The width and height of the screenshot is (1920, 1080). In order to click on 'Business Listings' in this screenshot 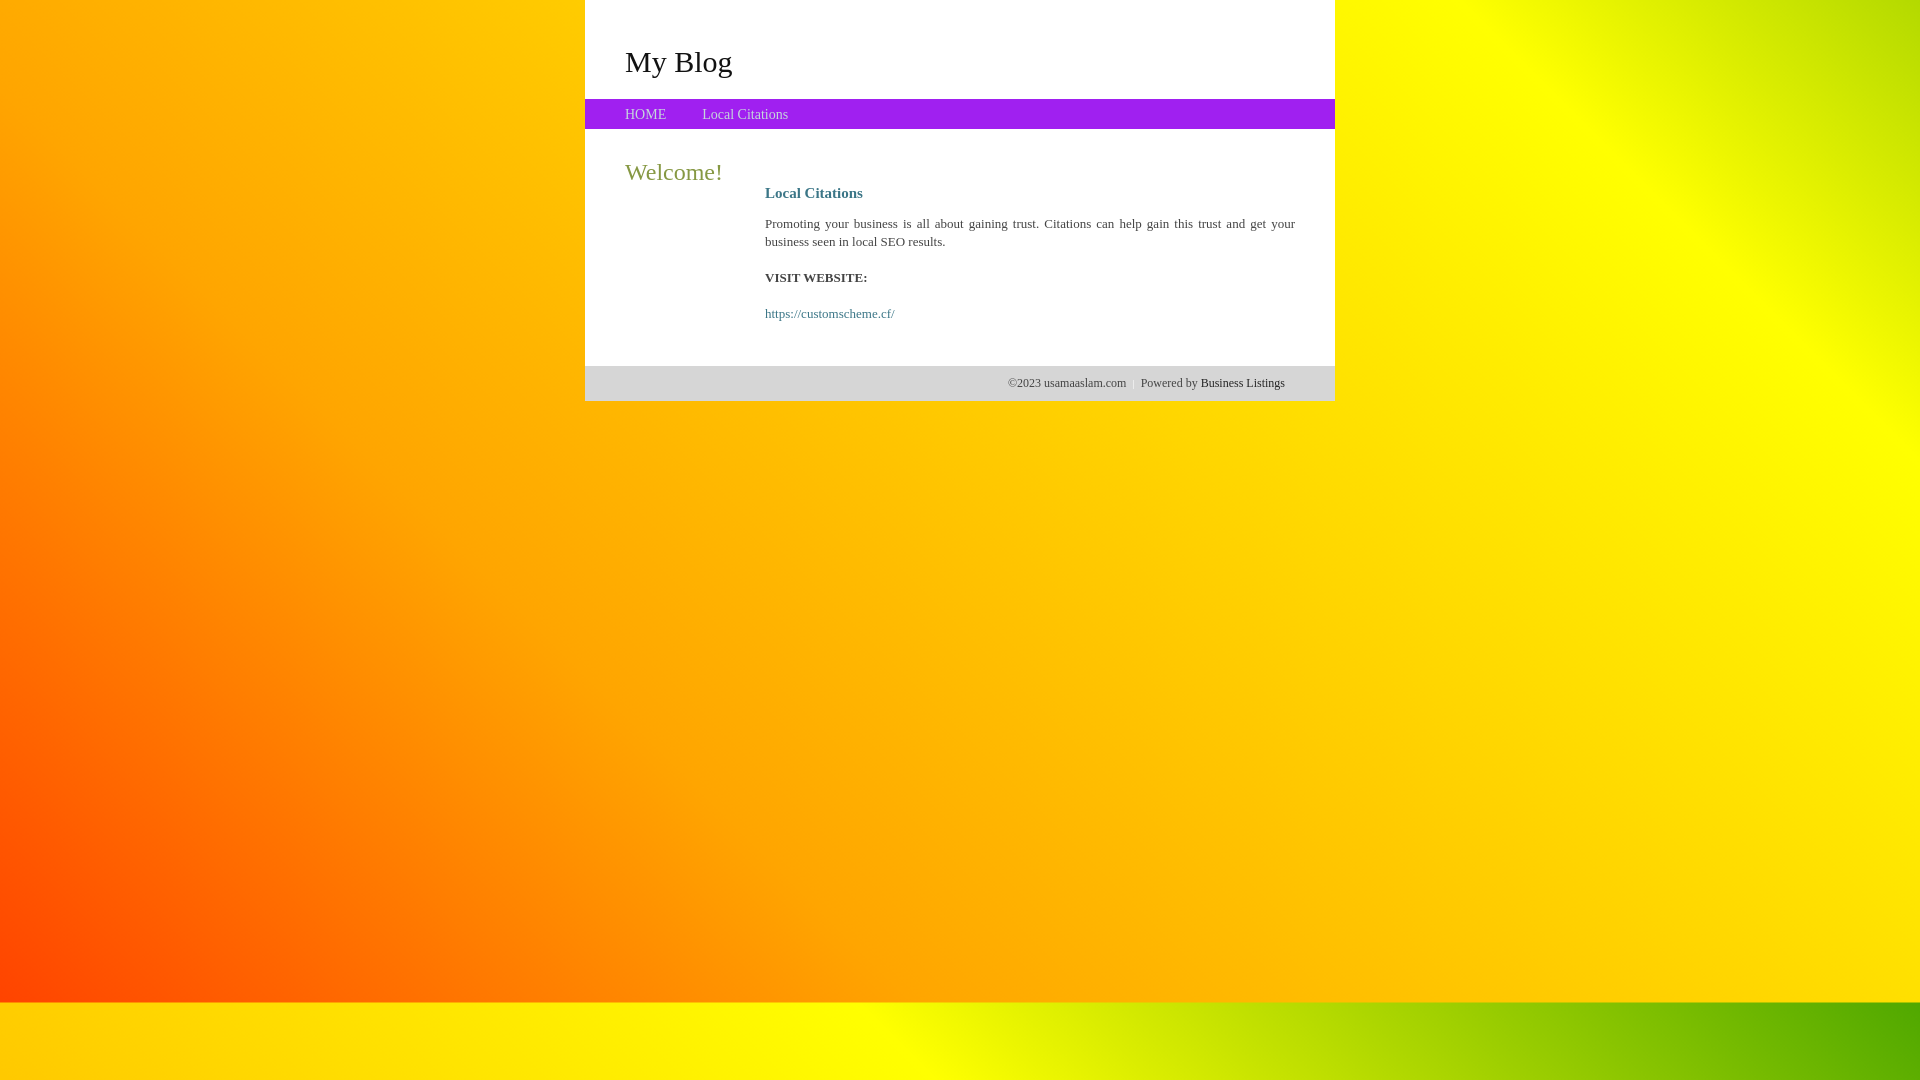, I will do `click(1242, 382)`.